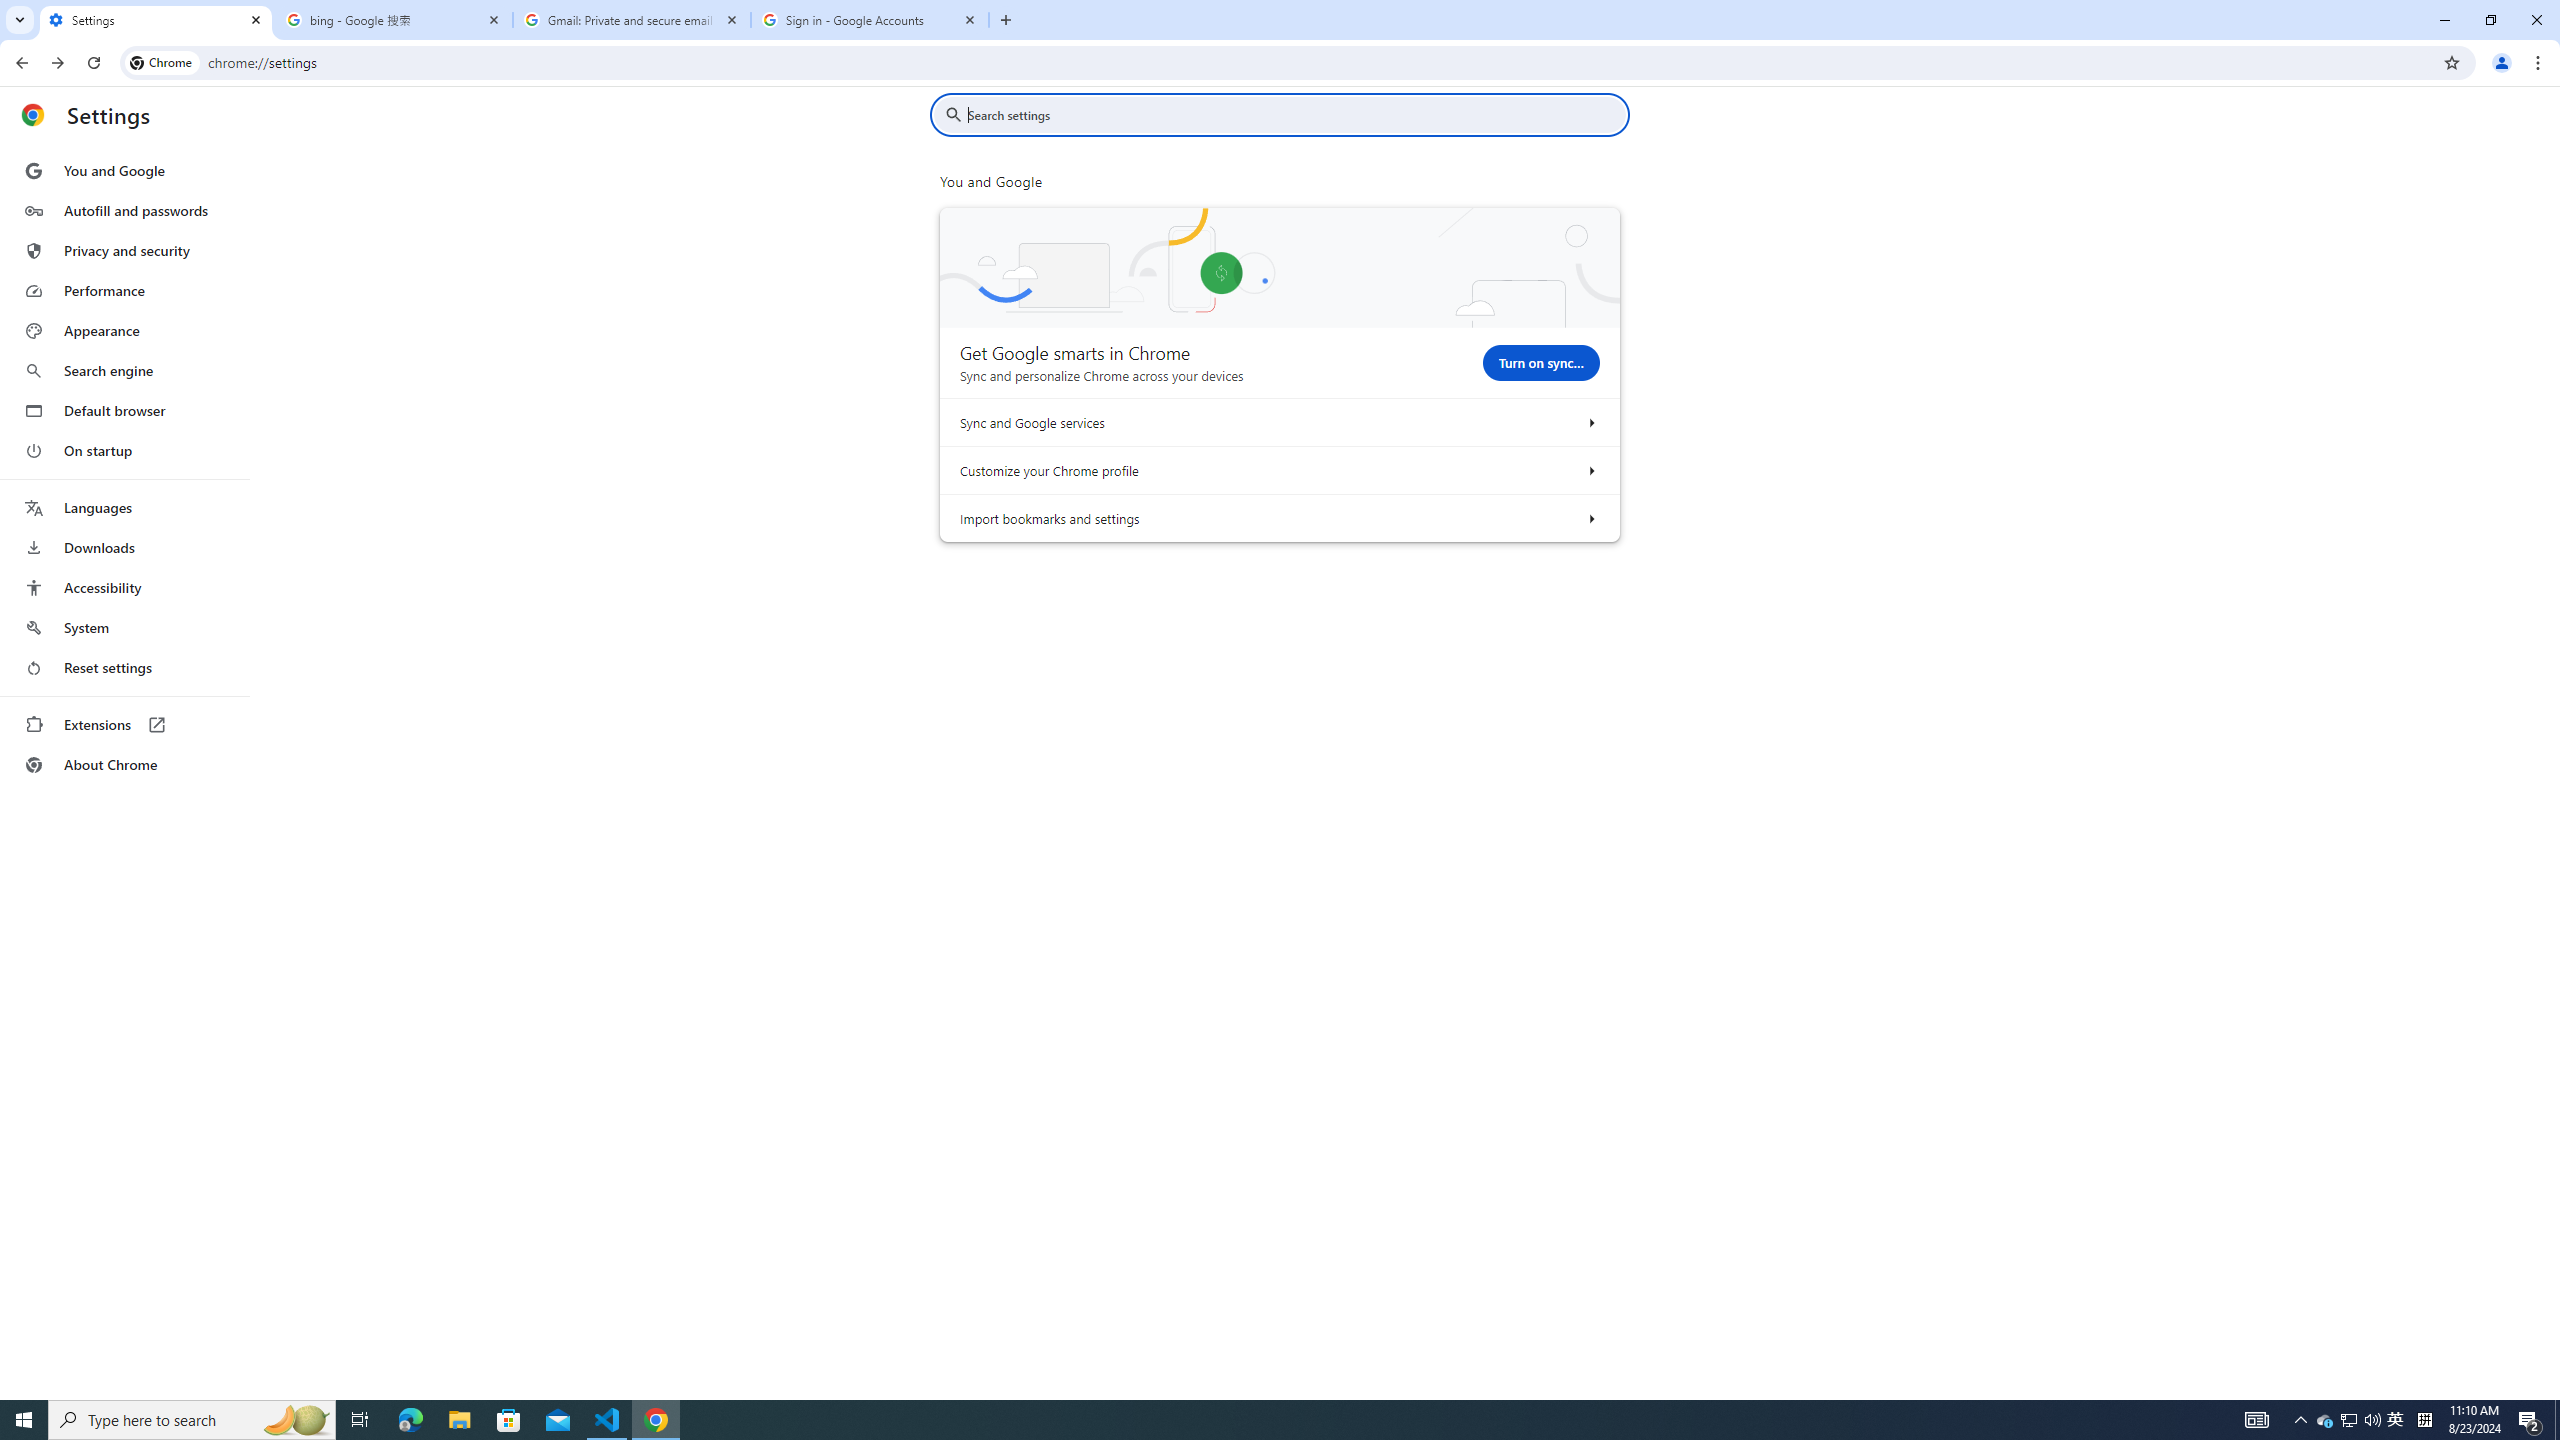  Describe the element at coordinates (123, 210) in the screenshot. I see `'Autofill and passwords'` at that location.